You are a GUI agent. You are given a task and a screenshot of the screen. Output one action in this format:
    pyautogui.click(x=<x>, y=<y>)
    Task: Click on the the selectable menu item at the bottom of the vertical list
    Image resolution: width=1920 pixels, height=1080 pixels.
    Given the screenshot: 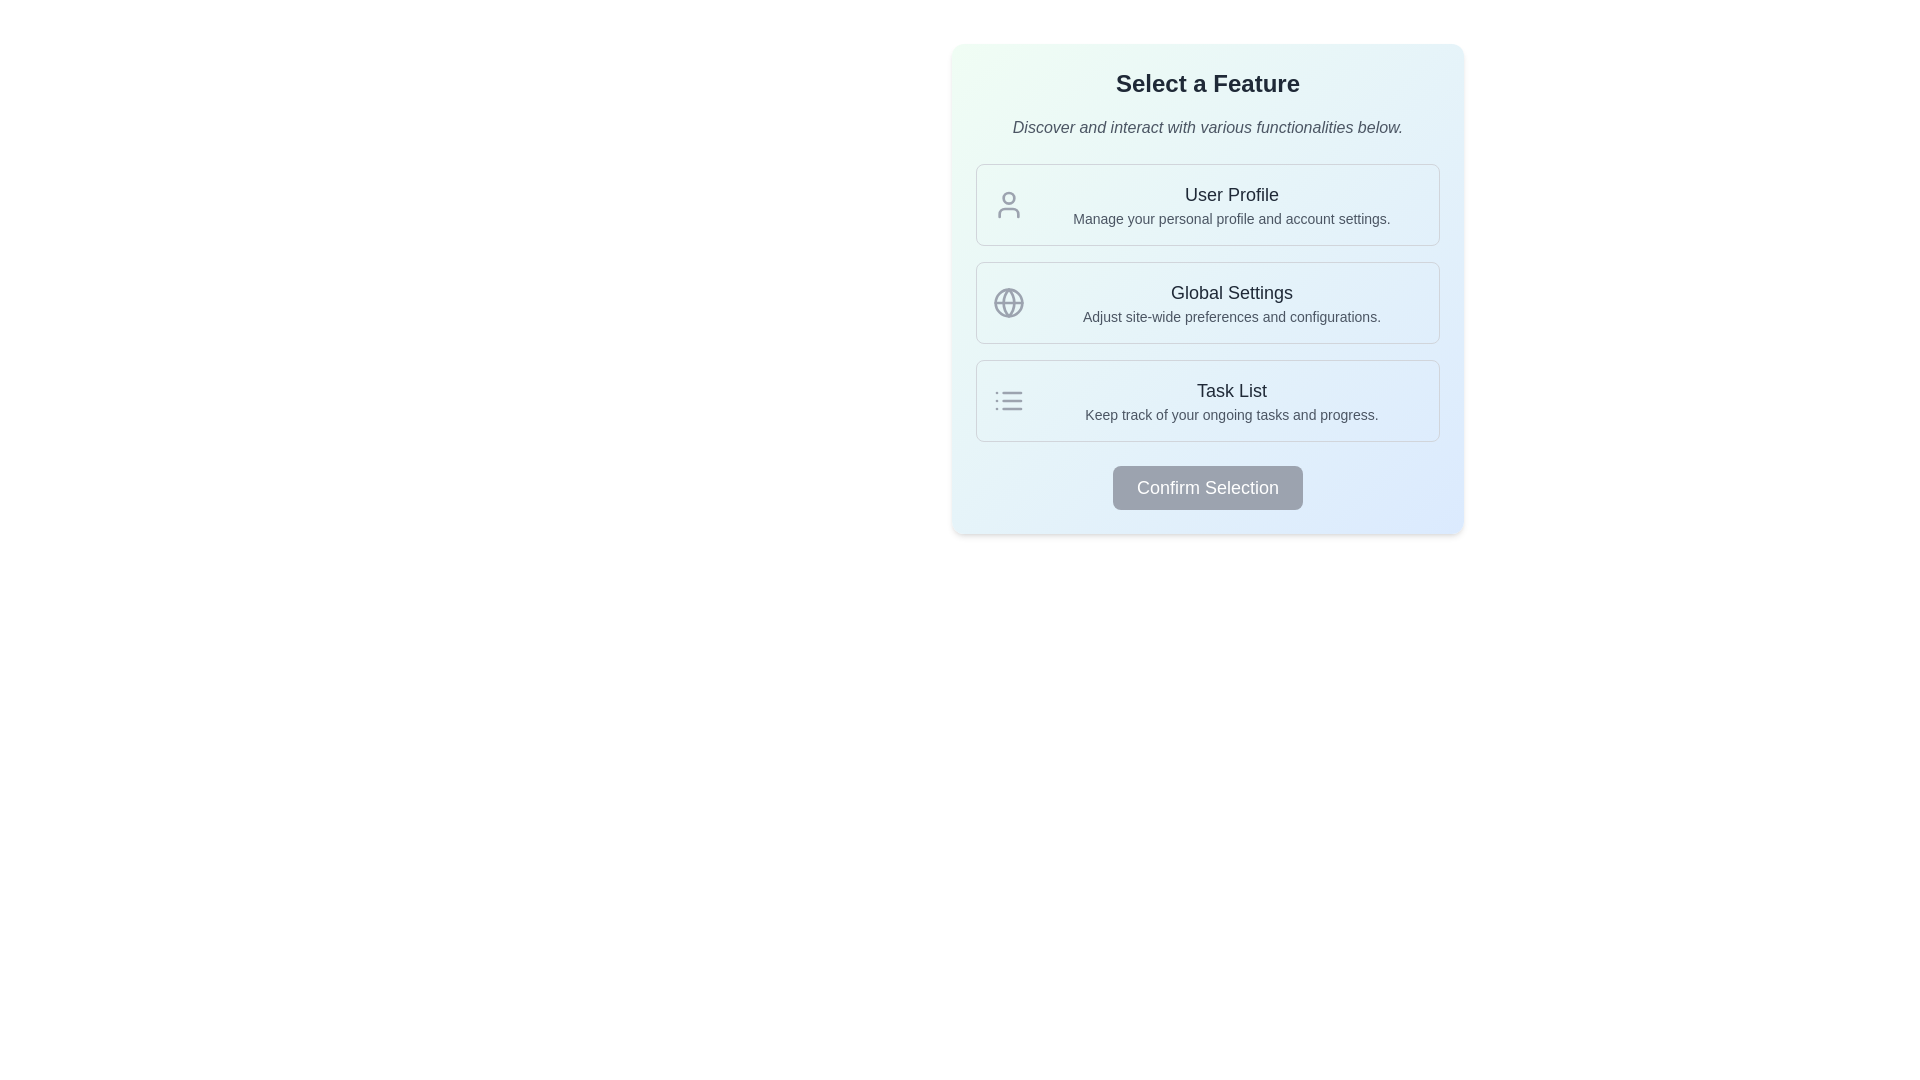 What is the action you would take?
    pyautogui.click(x=1207, y=401)
    